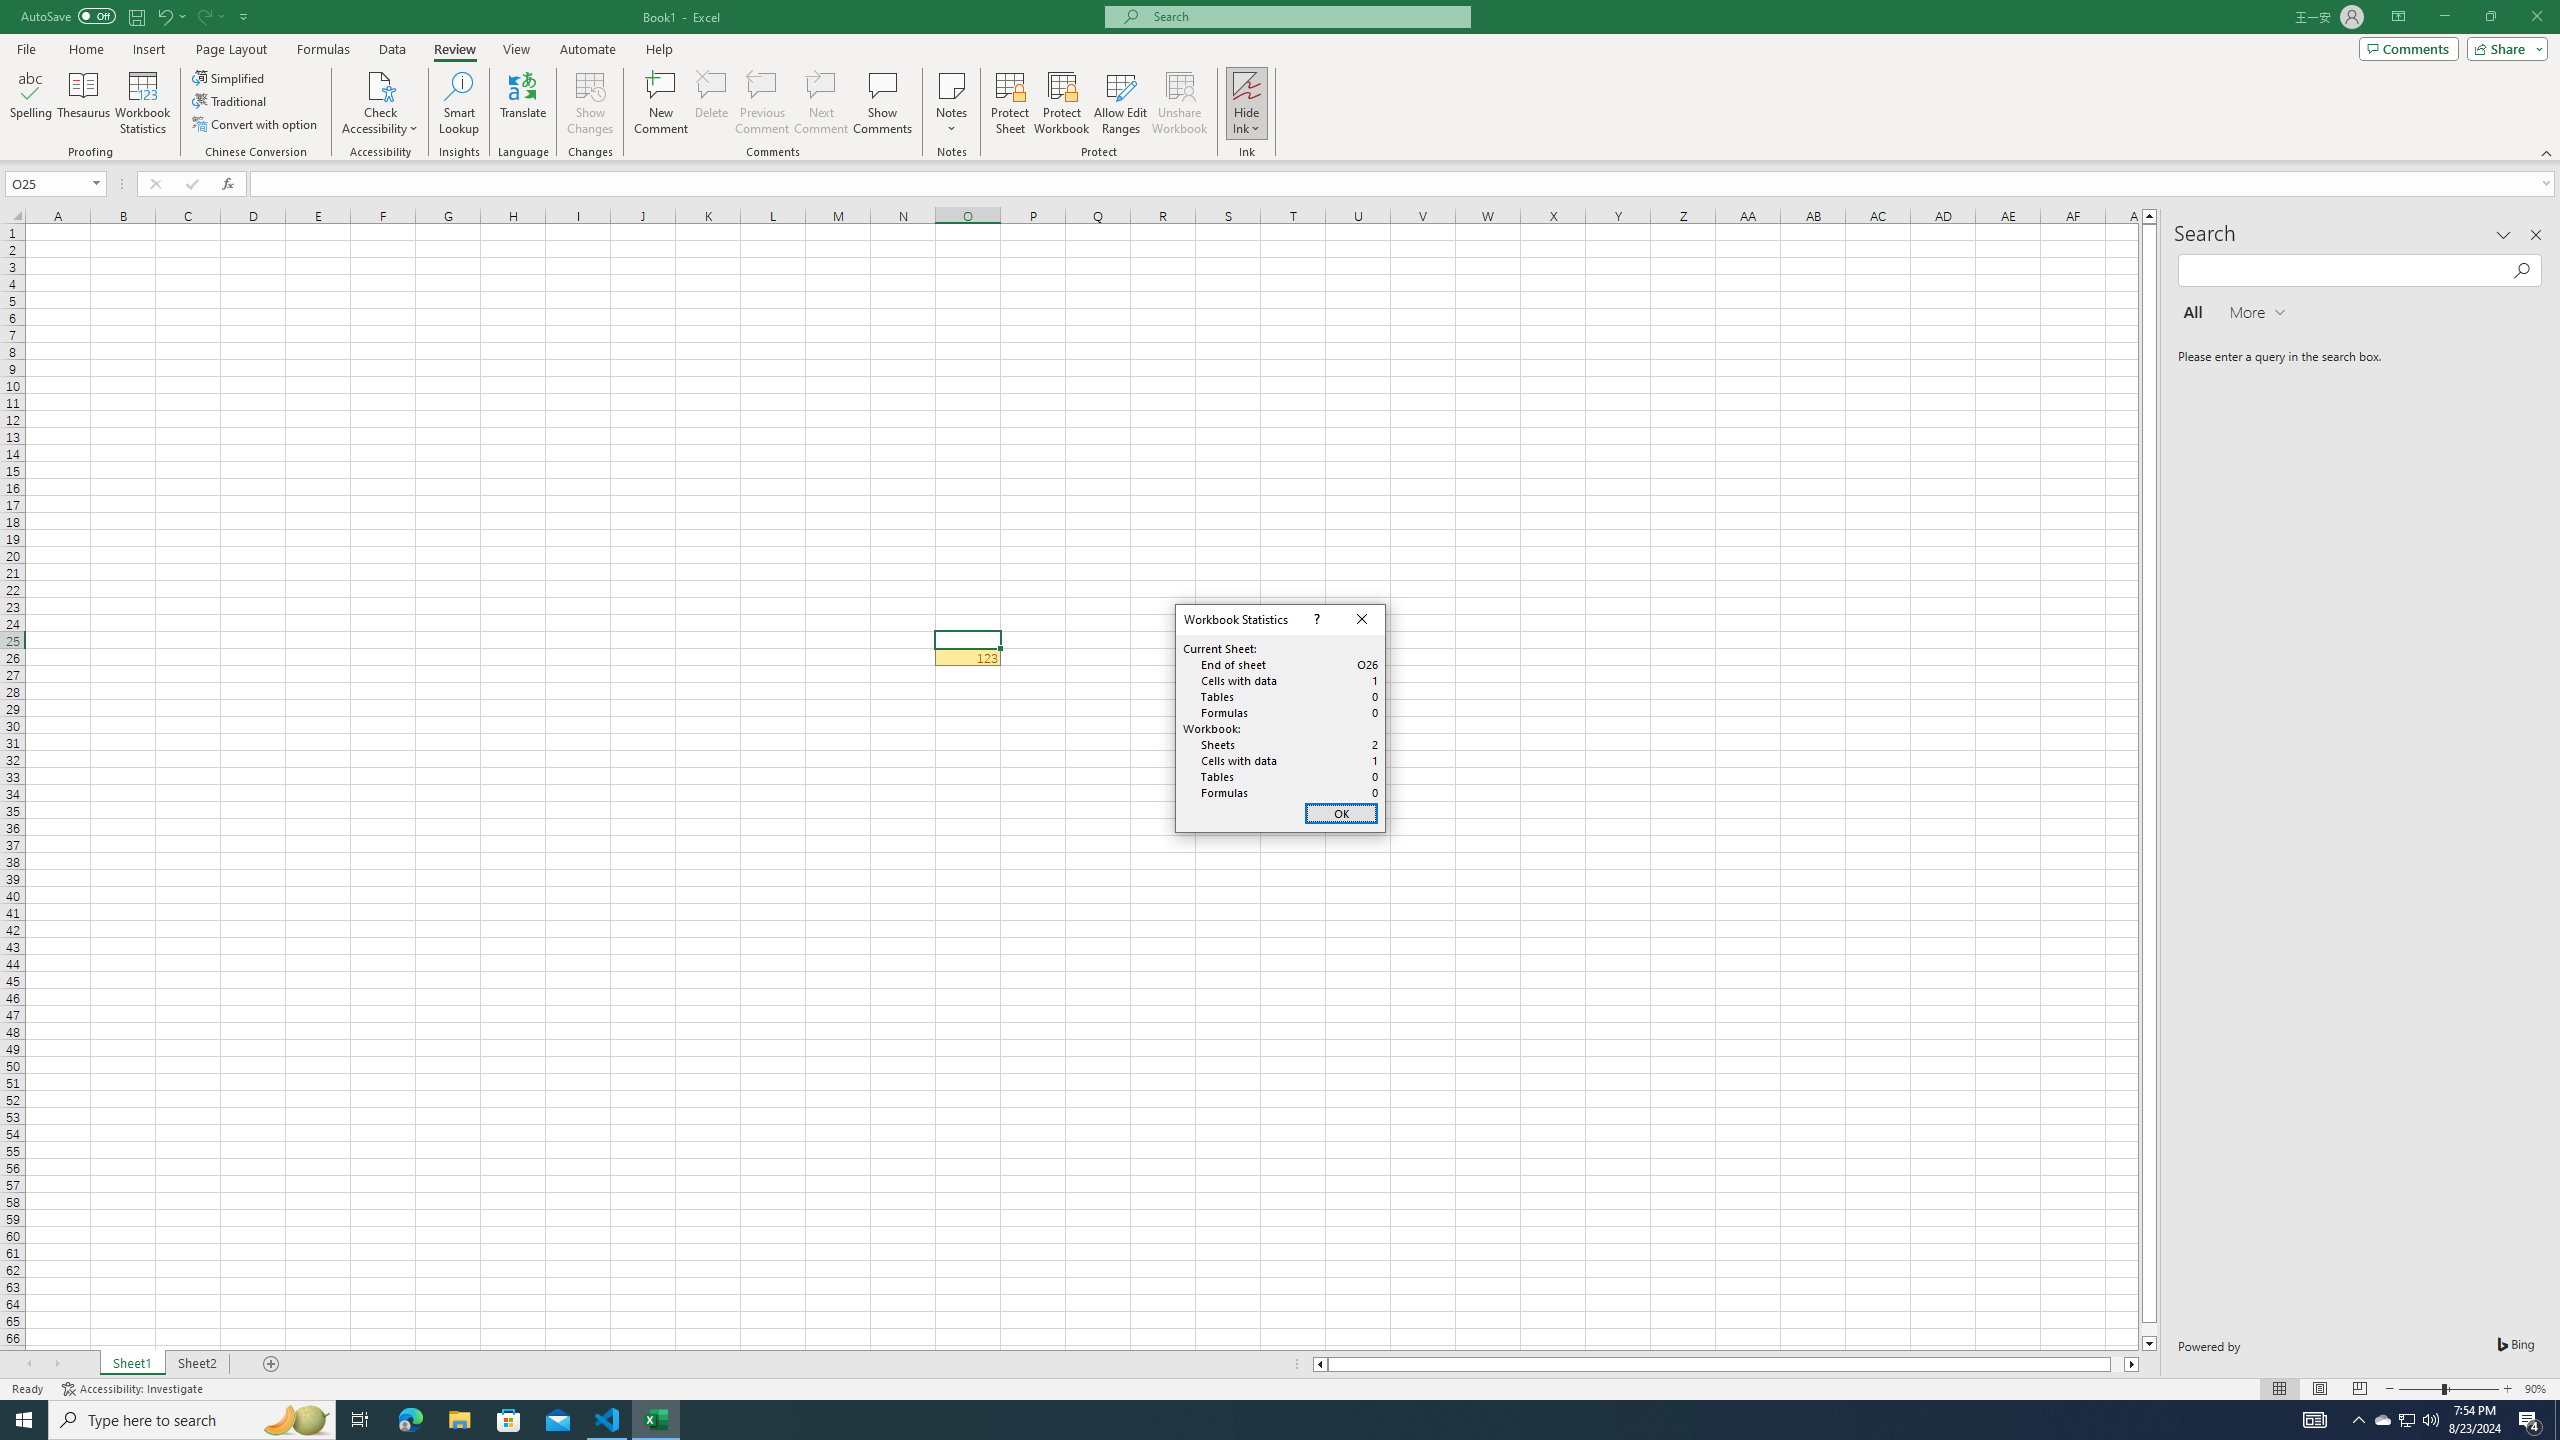  I want to click on 'Automate', so click(587, 49).